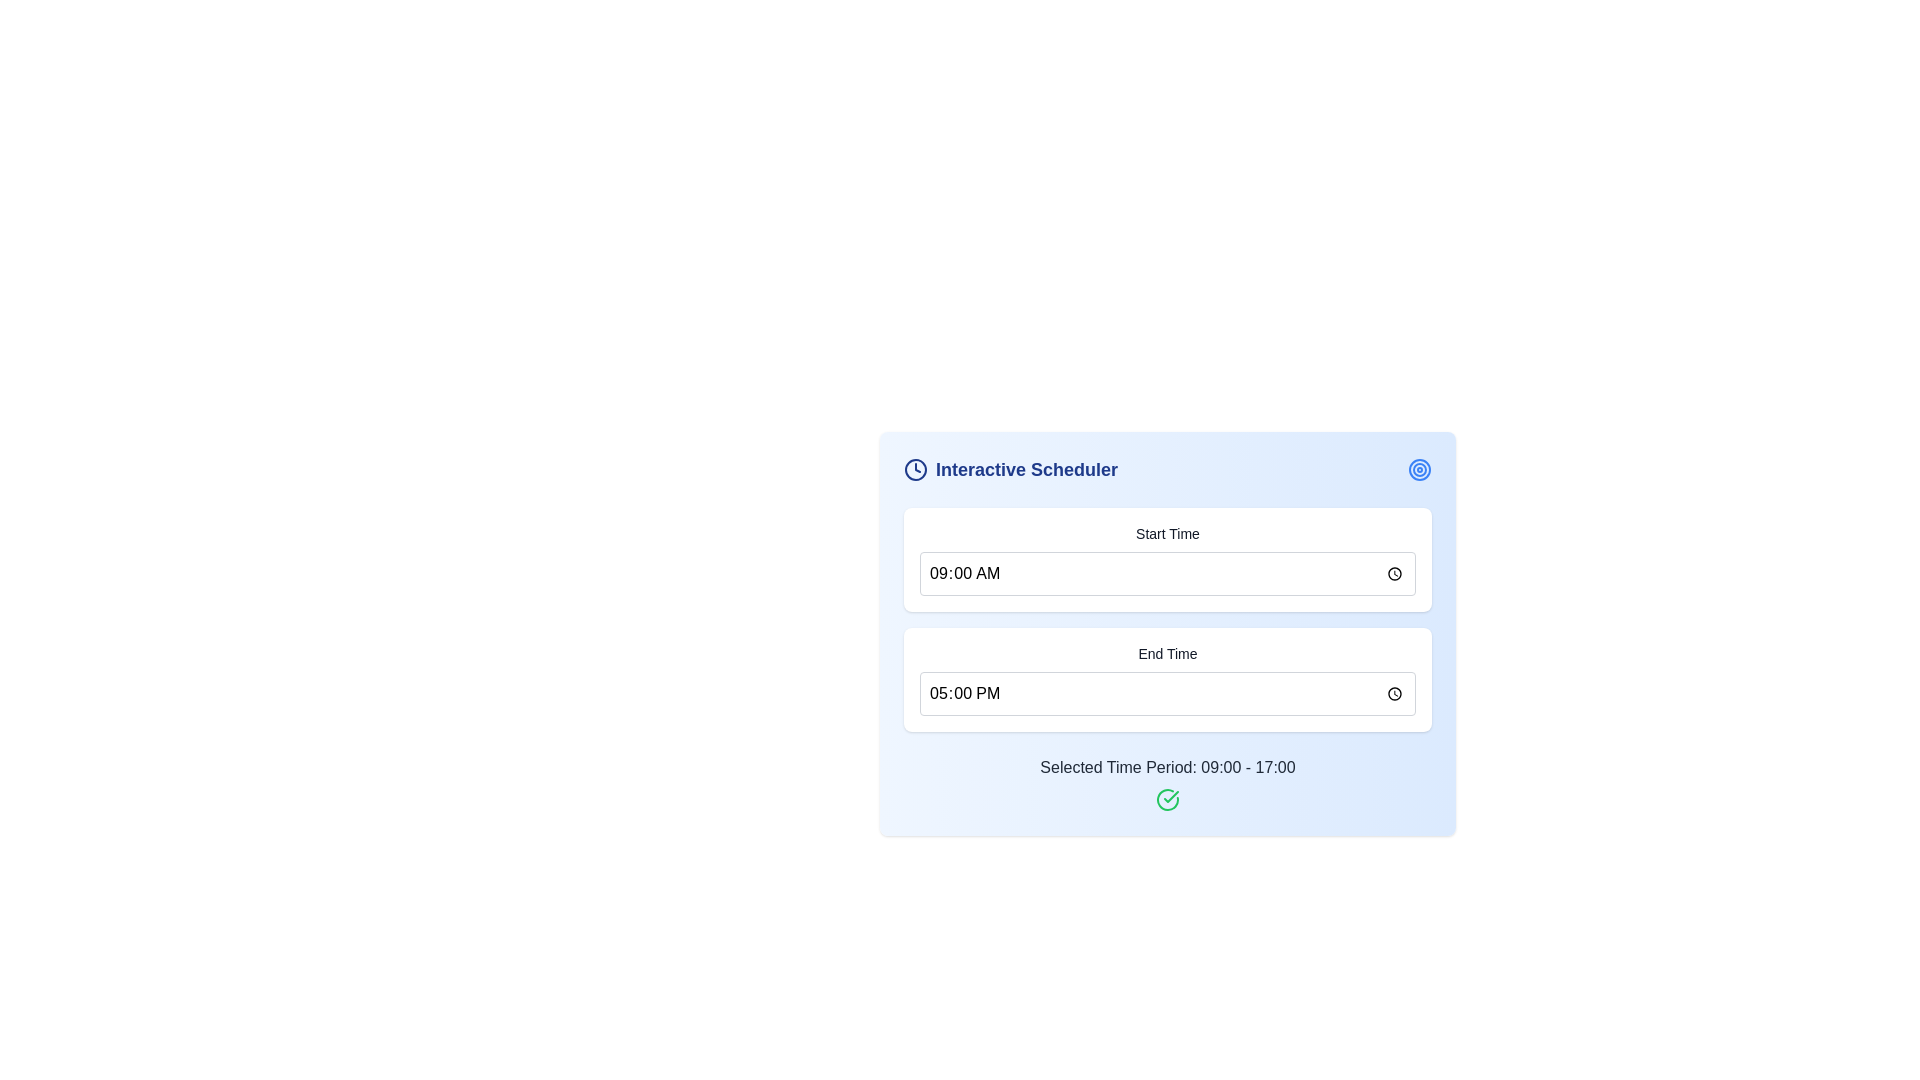 This screenshot has width=1920, height=1080. Describe the element at coordinates (1171, 796) in the screenshot. I see `the Decorative Icon indicating confirmation for the selected time period '09:00 - 17:00' for accessibility purposes` at that location.